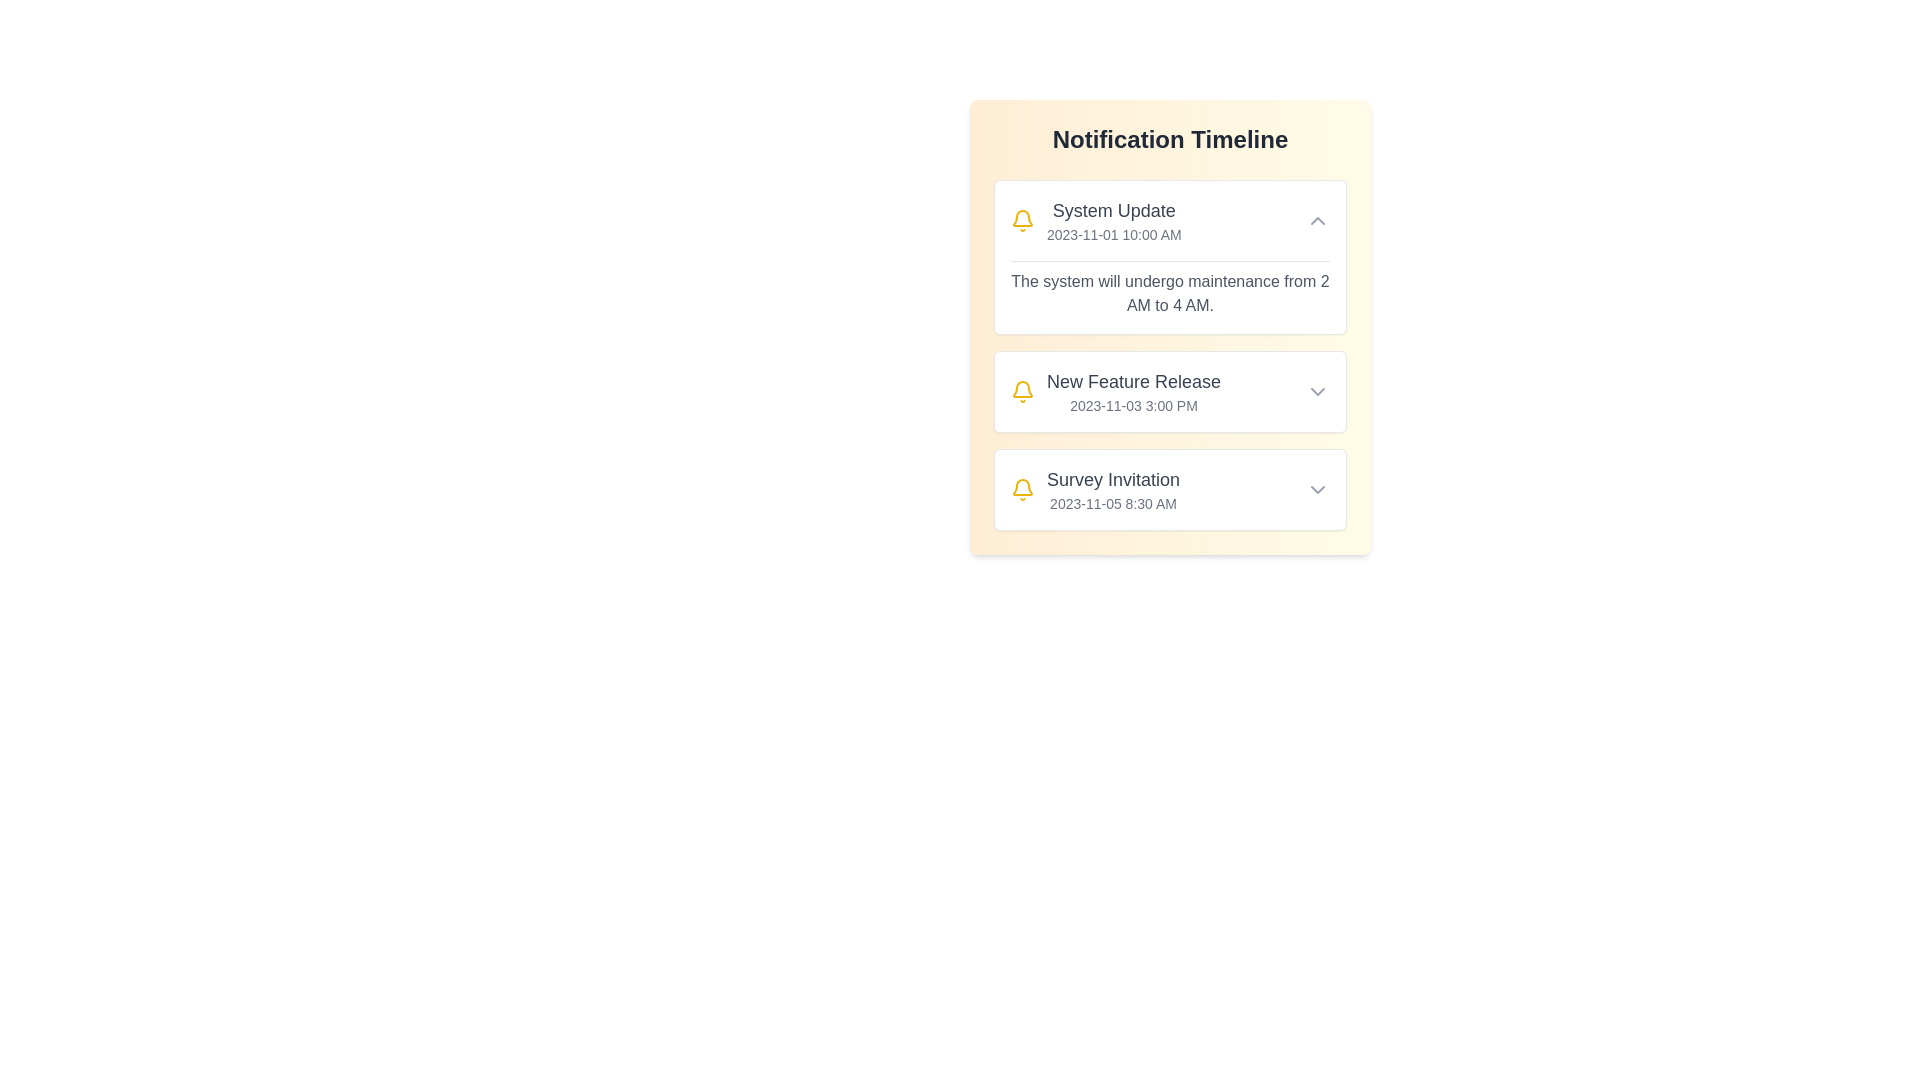 The width and height of the screenshot is (1920, 1080). Describe the element at coordinates (1022, 489) in the screenshot. I see `the notification icon located in the third notification card from the top, positioned to the left of the text 'Survey Invitation' and '2023-11-05 8:30 AM'` at that location.